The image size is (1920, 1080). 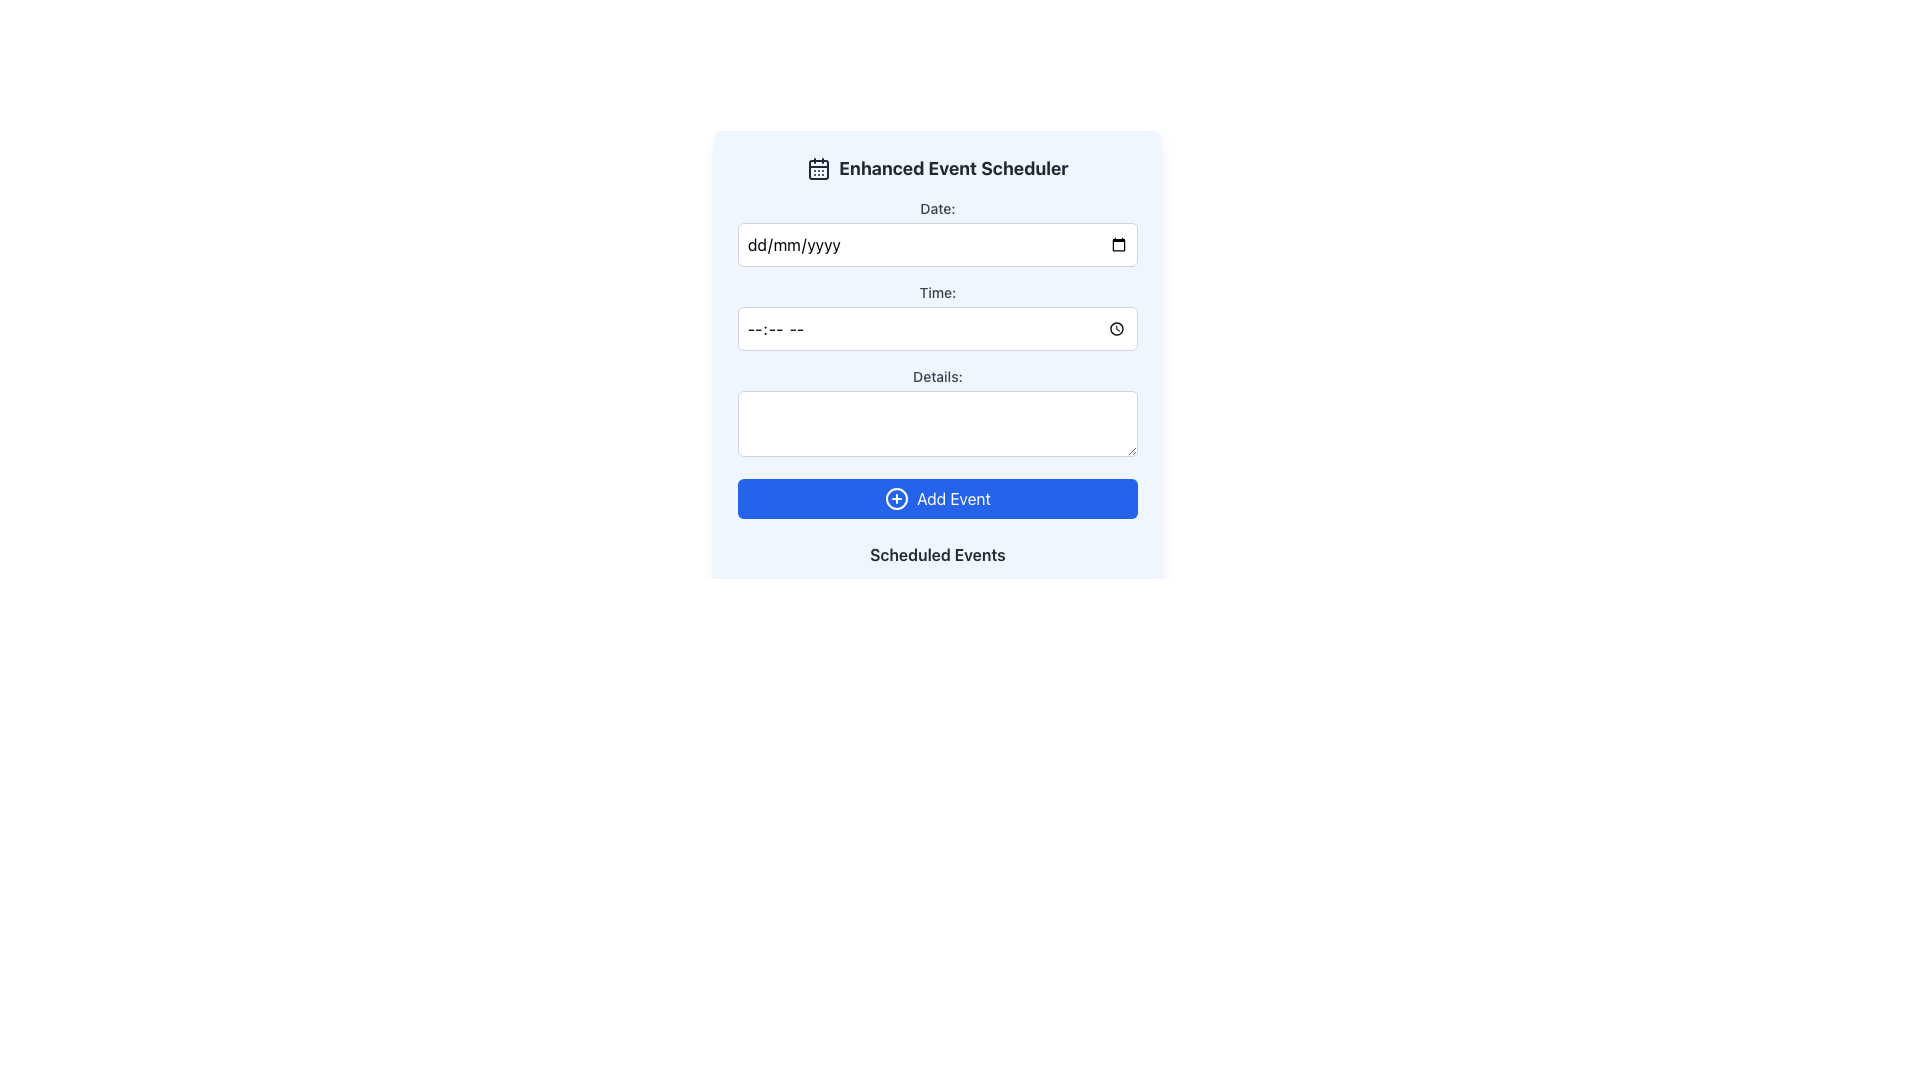 I want to click on the 'Time:' label, which is a small, bold, gray text label positioned centrally above the time input field in the form layout, so click(x=936, y=293).